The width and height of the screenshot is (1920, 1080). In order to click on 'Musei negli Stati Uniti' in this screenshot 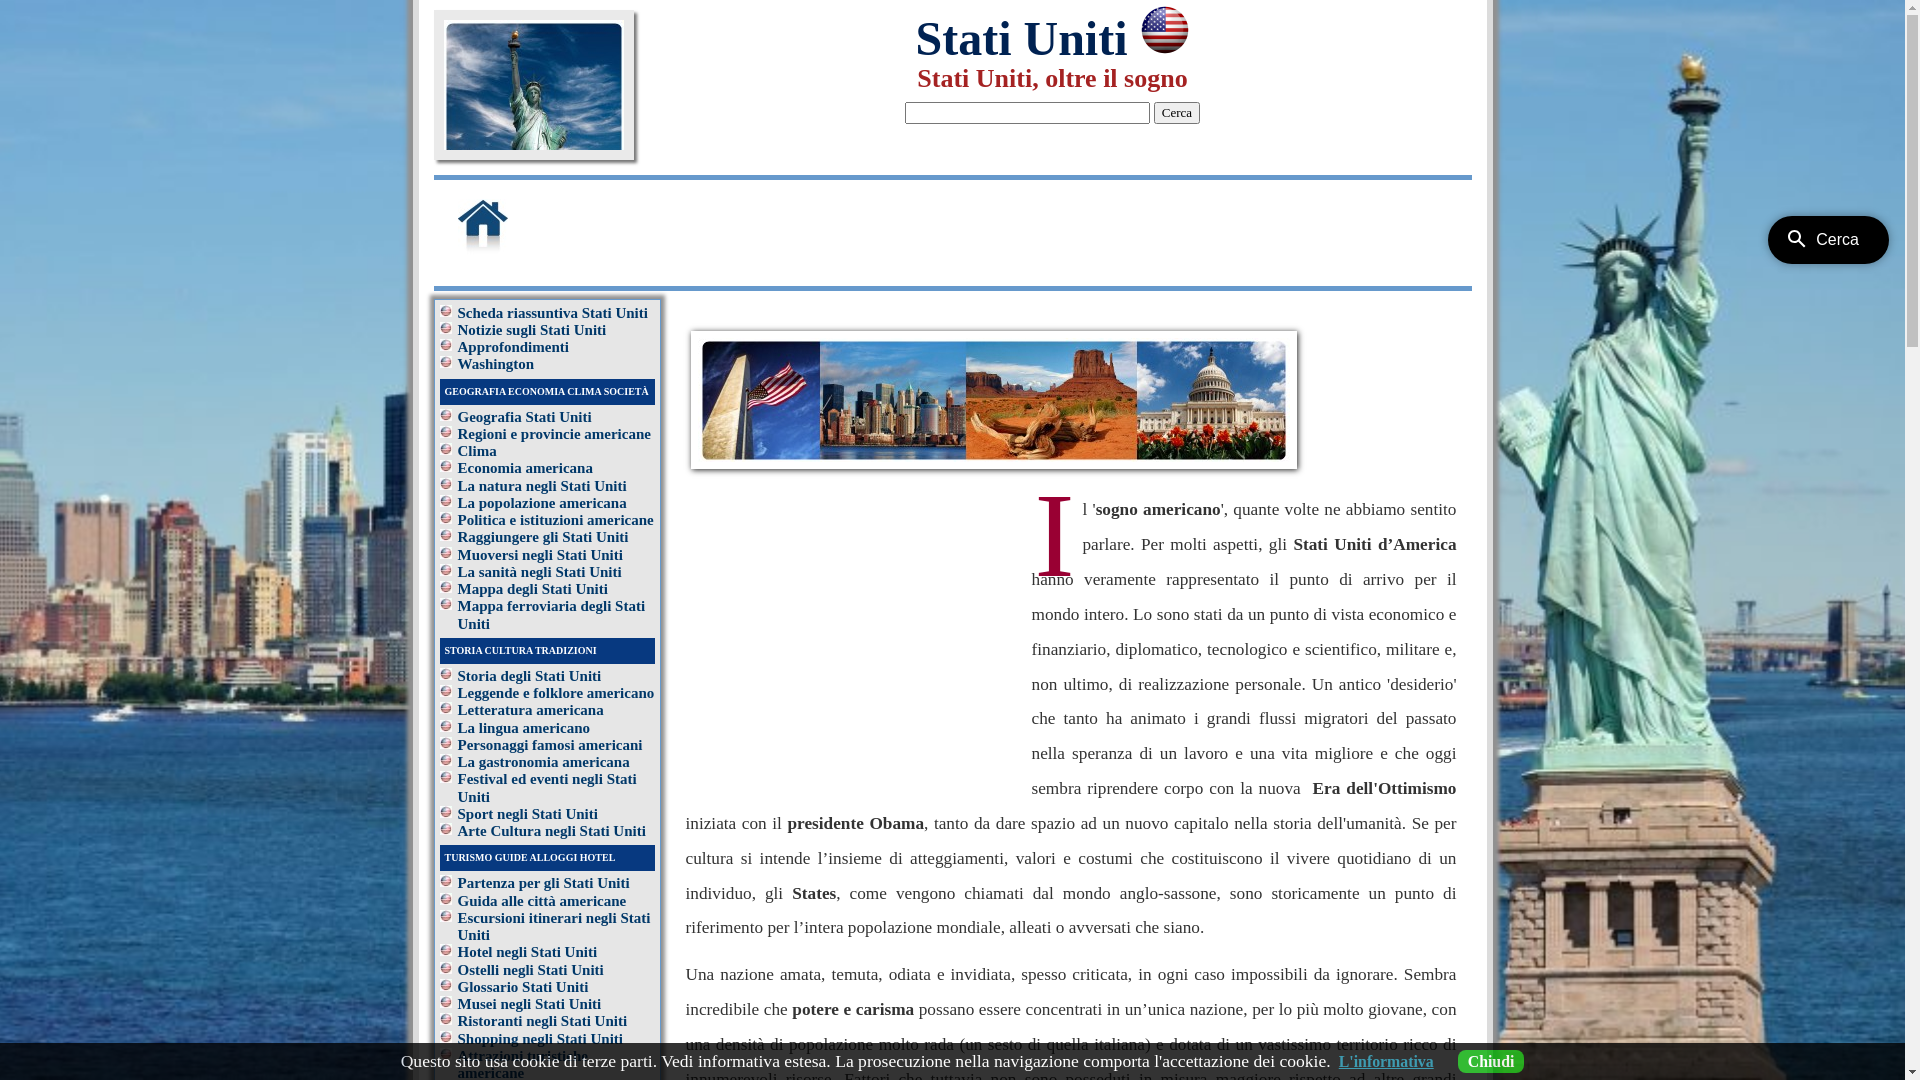, I will do `click(529, 1003)`.